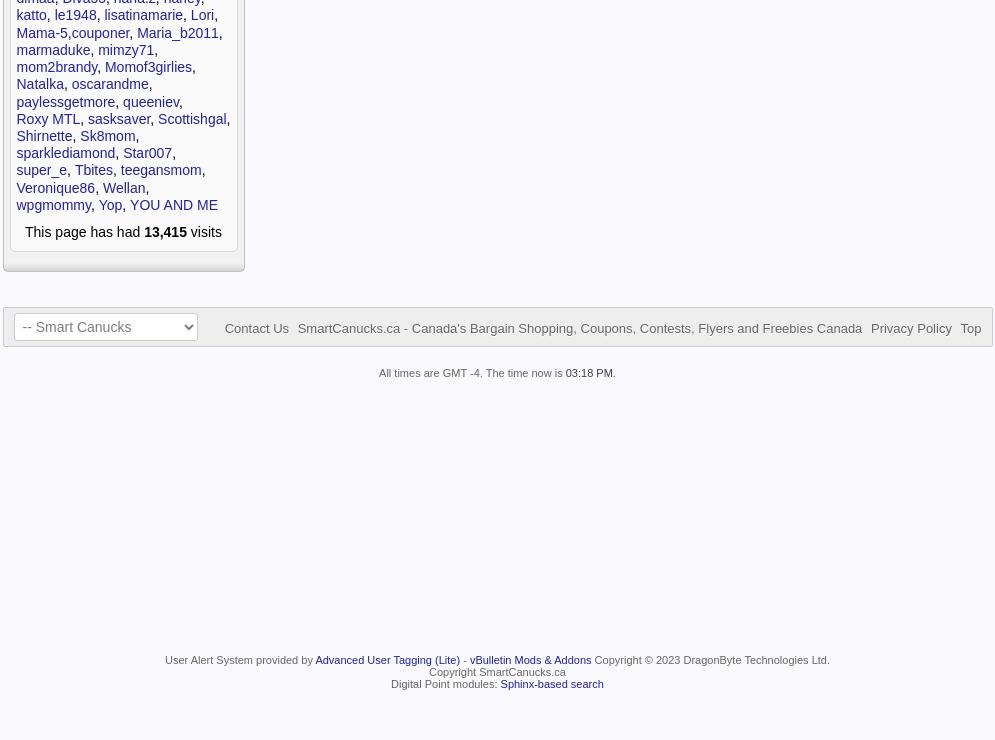 The width and height of the screenshot is (995, 740). Describe the element at coordinates (256, 327) in the screenshot. I see `'Contact Us'` at that location.